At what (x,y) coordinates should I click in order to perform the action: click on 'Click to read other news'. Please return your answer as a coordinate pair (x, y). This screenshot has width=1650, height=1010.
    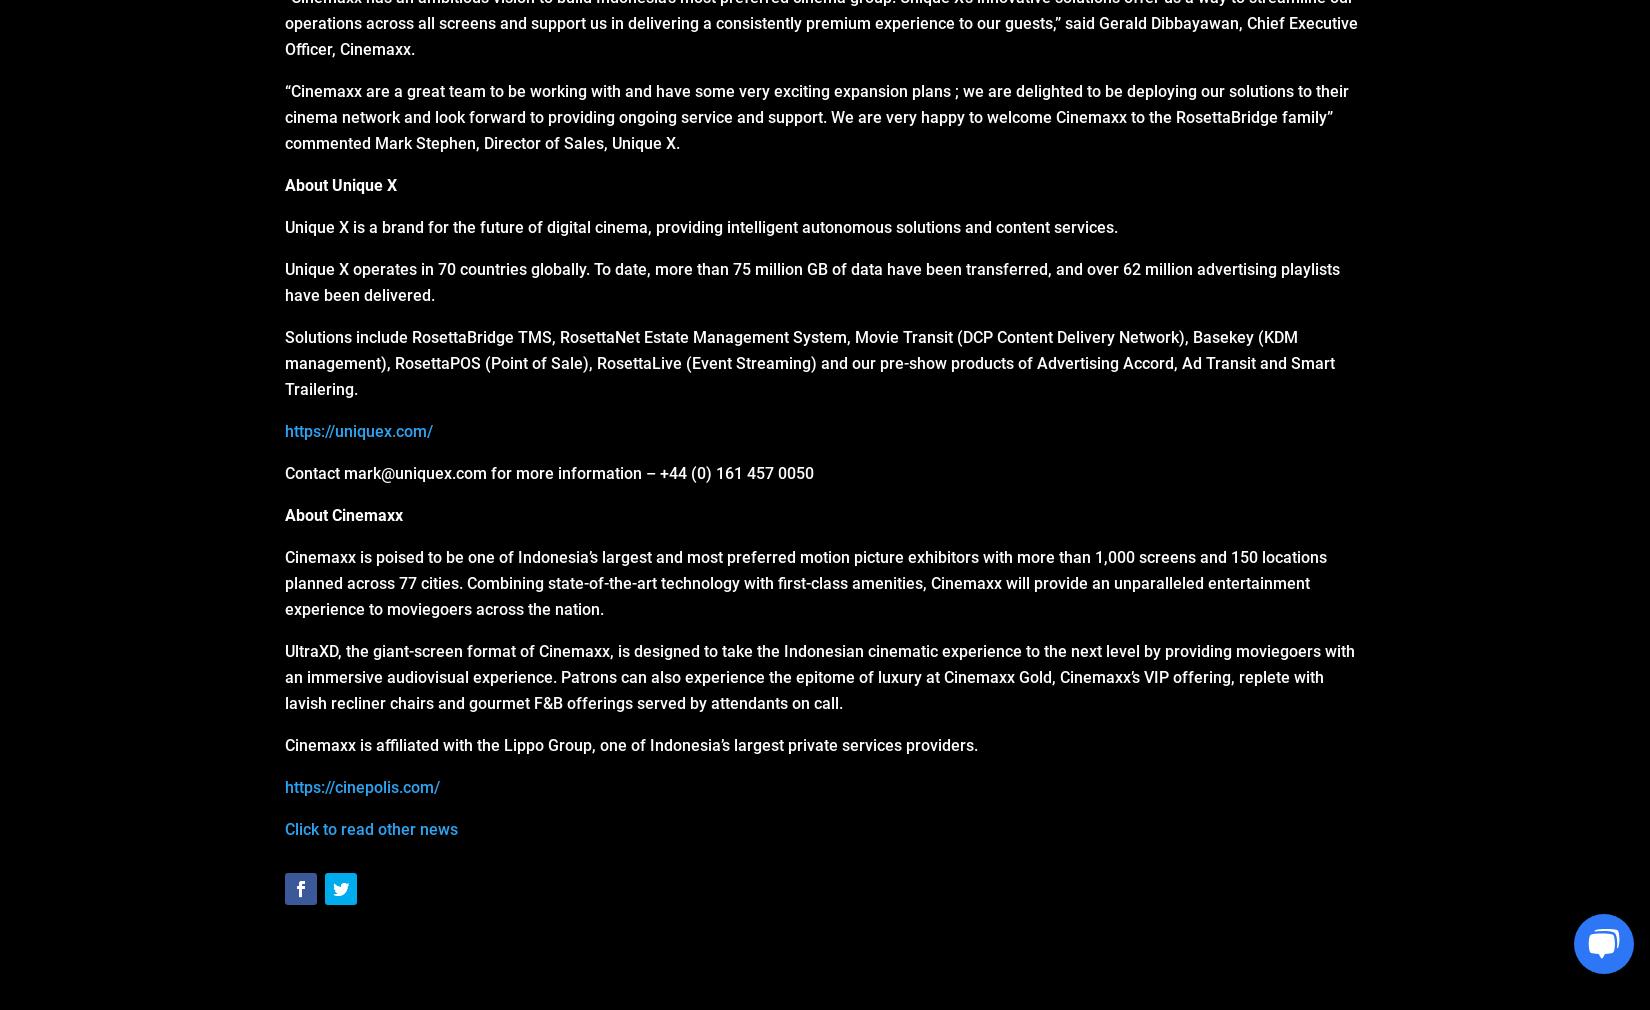
    Looking at the image, I should click on (371, 829).